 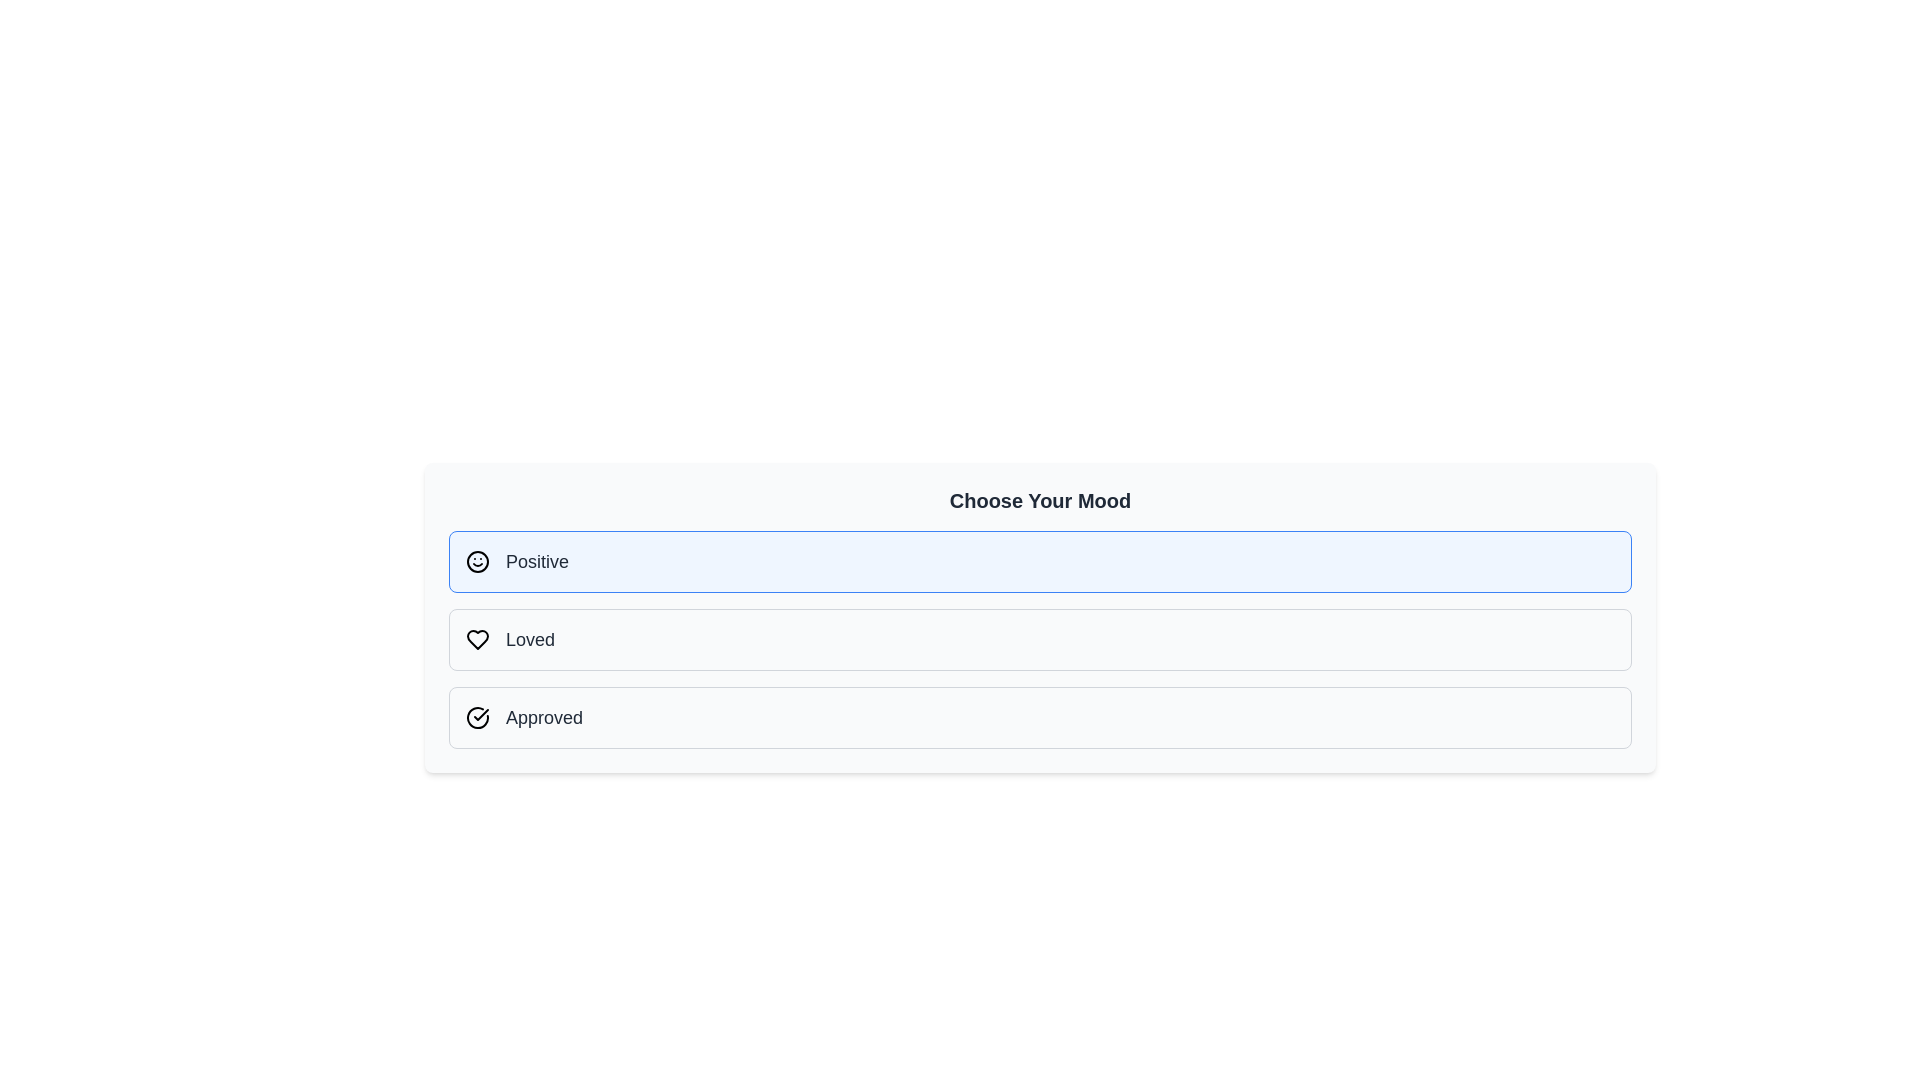 What do you see at coordinates (1040, 562) in the screenshot?
I see `the 'Positive' button, which is a horizontally aligned rectangular box with a light blue background and a black smiling face emoji on the left, to apply the hover effect` at bounding box center [1040, 562].